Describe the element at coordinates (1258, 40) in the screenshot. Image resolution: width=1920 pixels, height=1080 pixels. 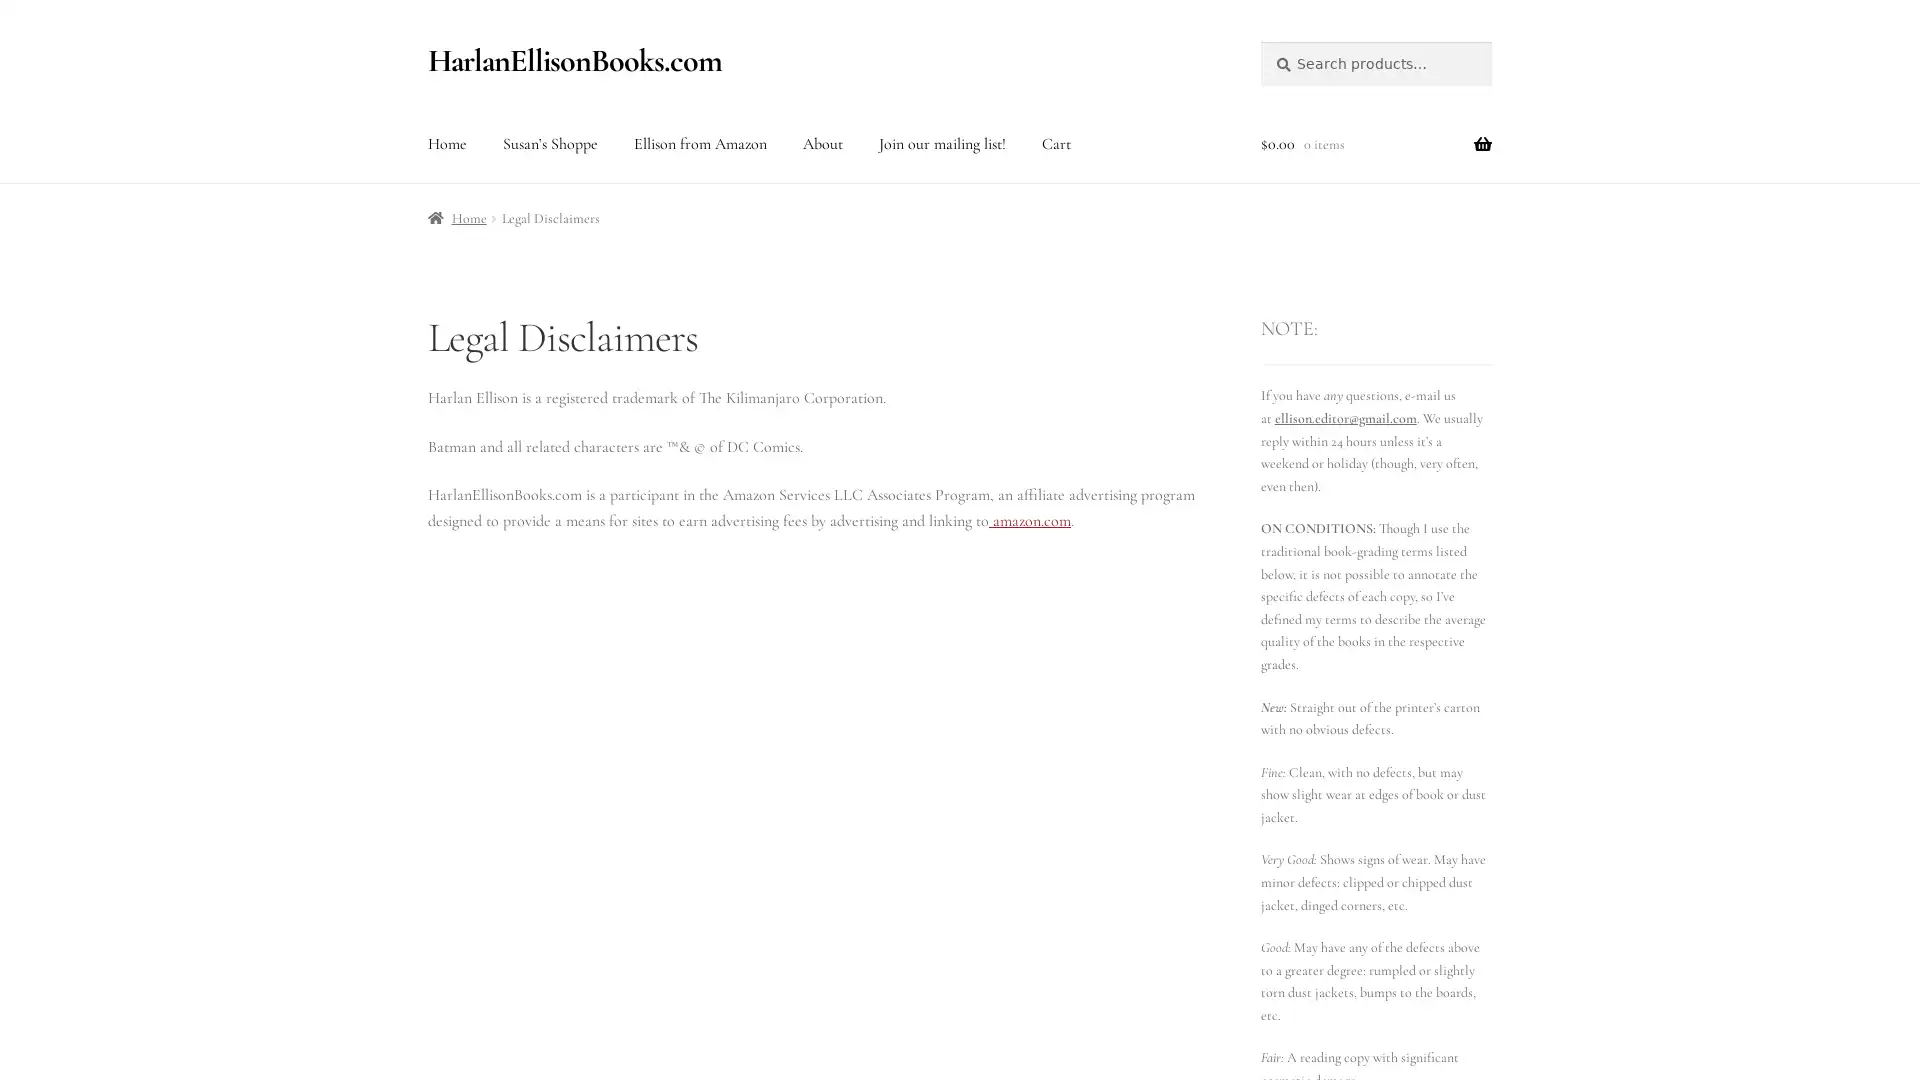
I see `Search` at that location.